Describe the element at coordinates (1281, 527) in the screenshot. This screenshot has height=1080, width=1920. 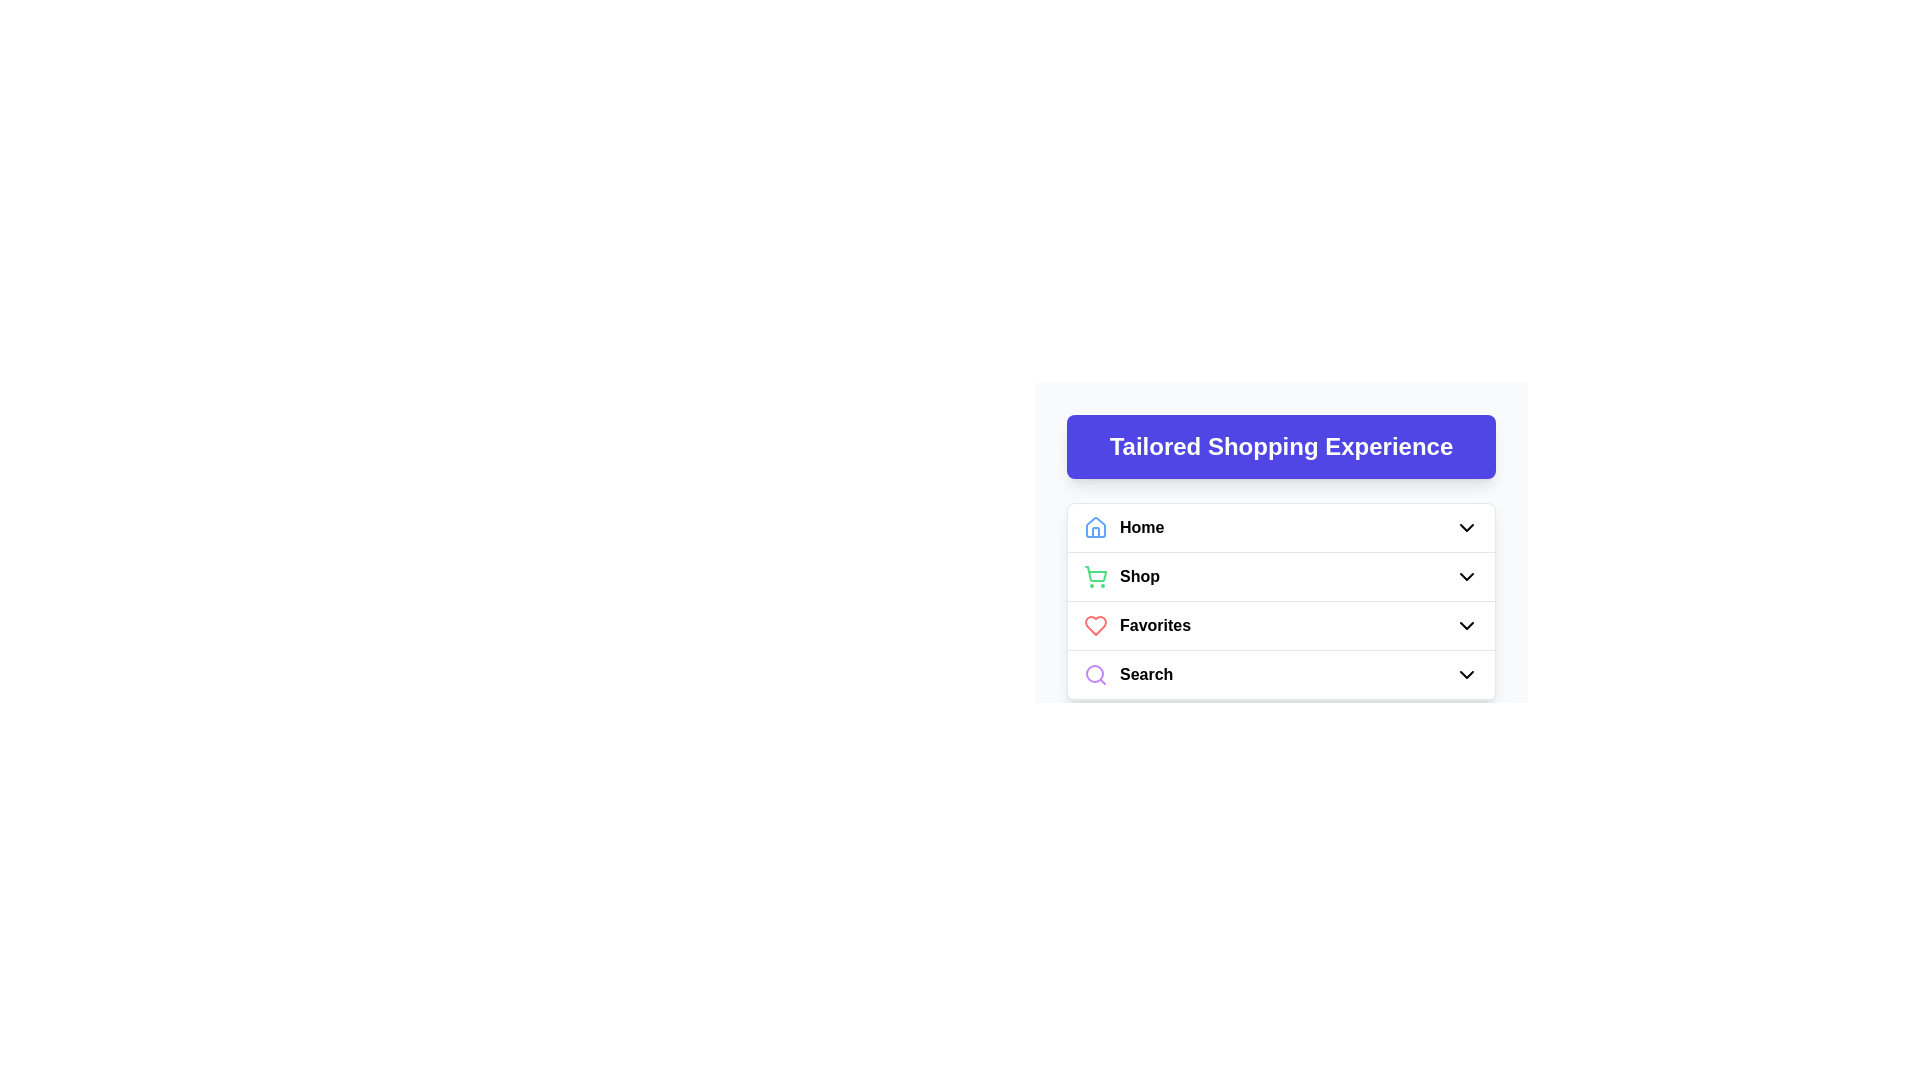
I see `the first list item labeled 'Home' under the 'Tailored Shopping Experience' section` at that location.